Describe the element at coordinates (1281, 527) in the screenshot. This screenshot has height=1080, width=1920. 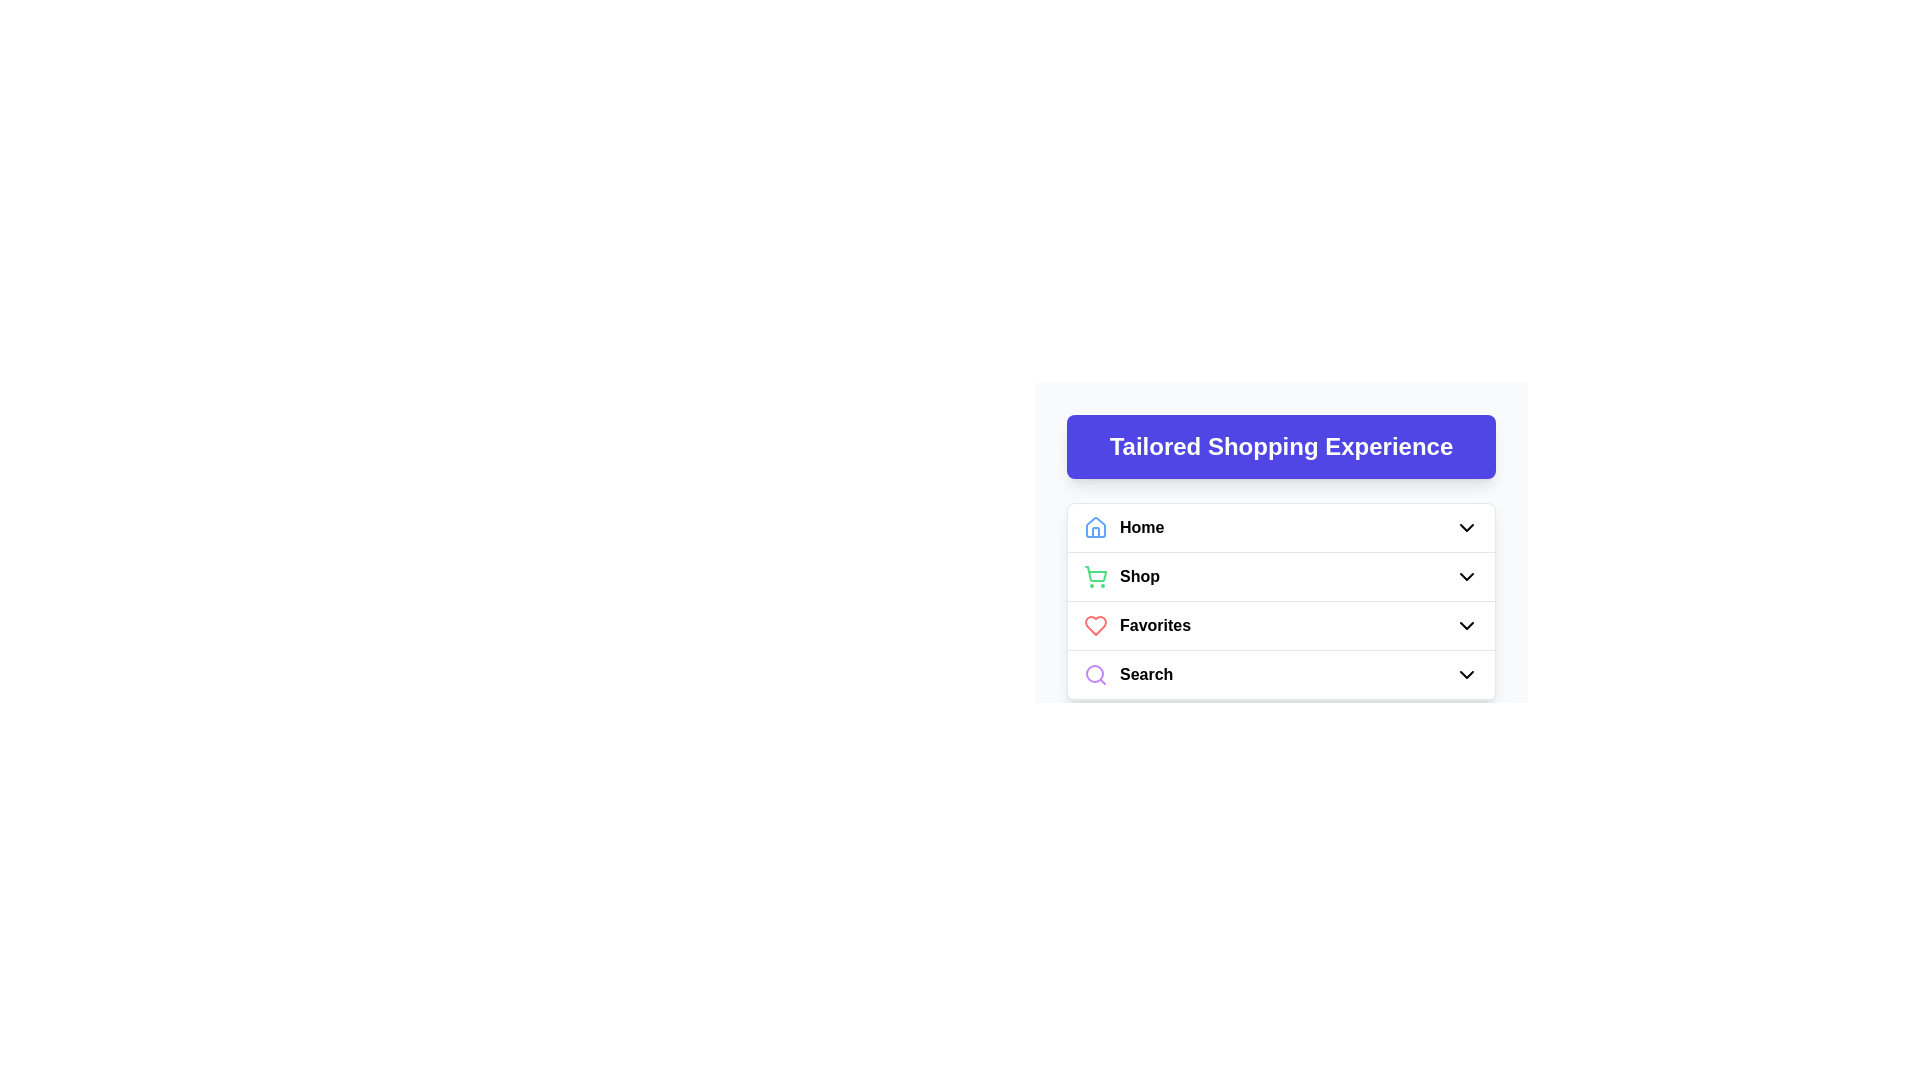
I see `the first list item labeled 'Home' under the 'Tailored Shopping Experience' section` at that location.